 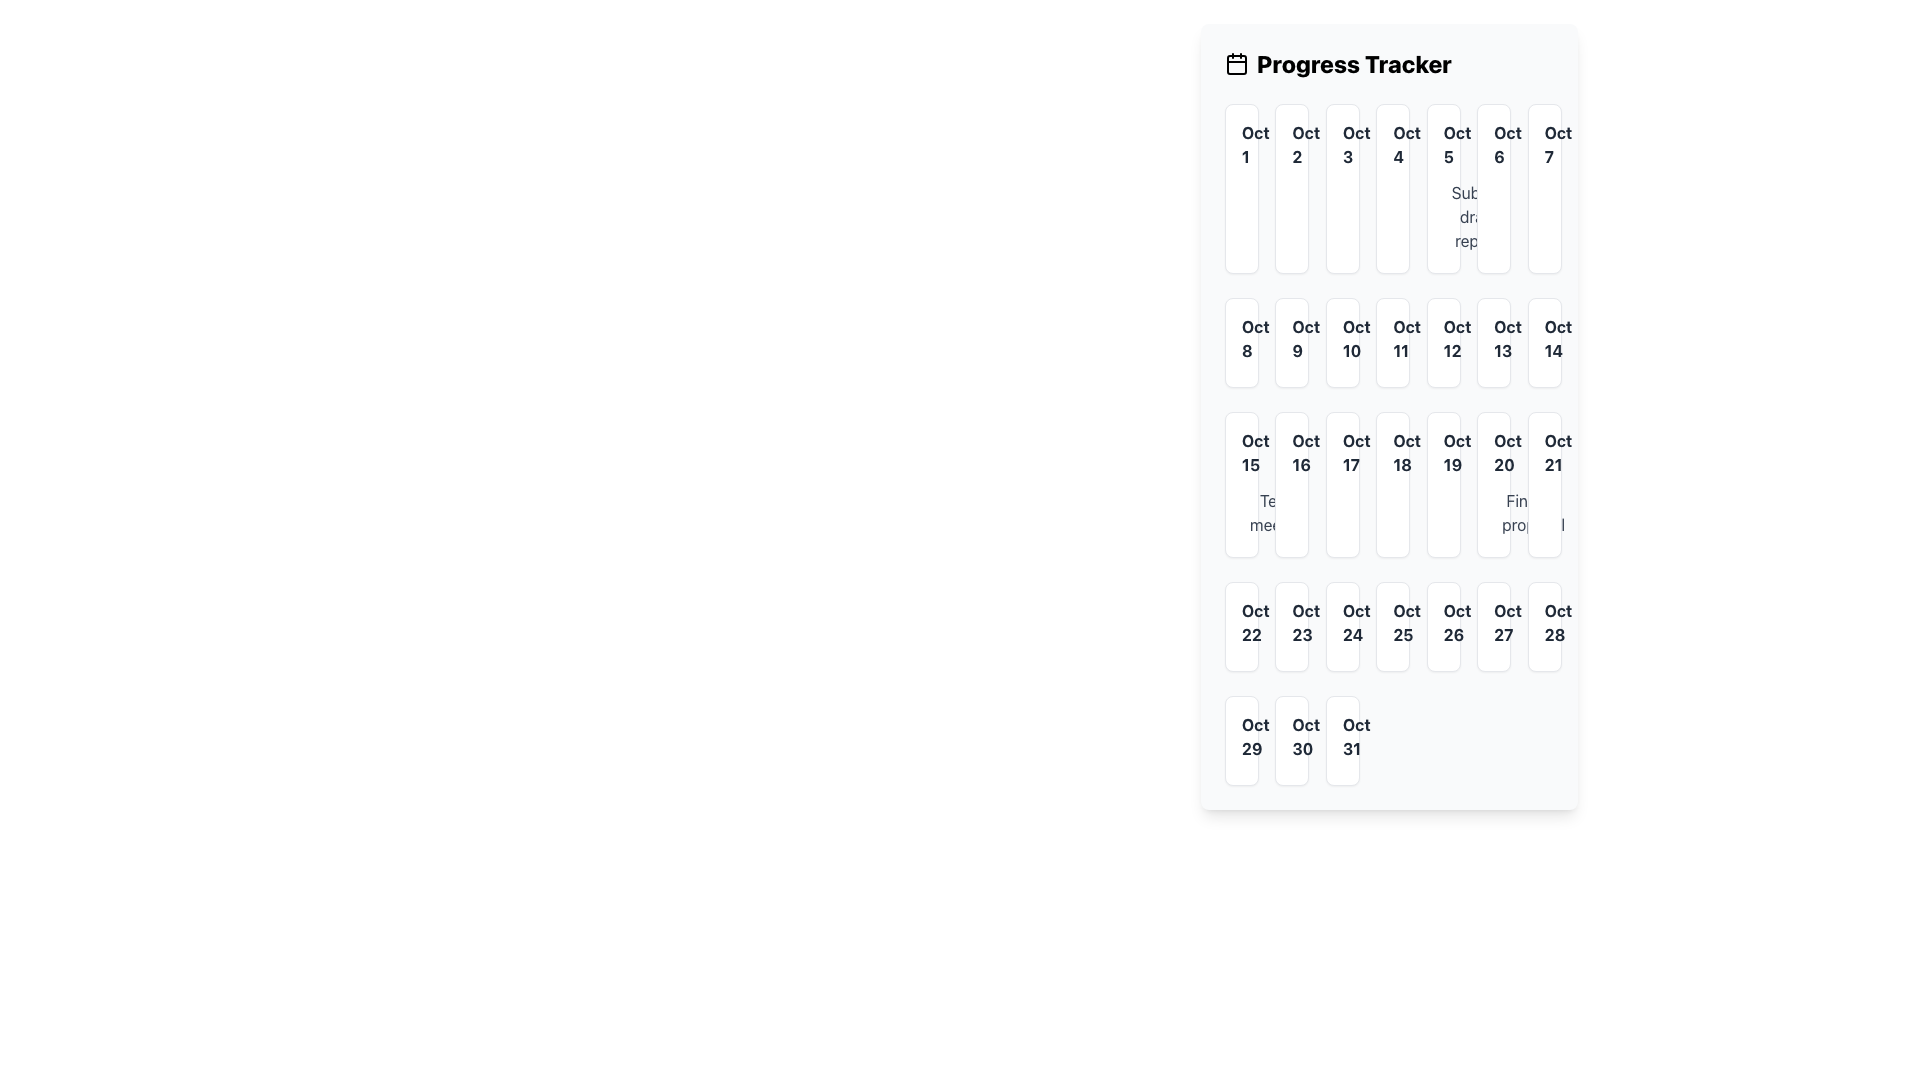 What do you see at coordinates (1443, 342) in the screenshot?
I see `the Date Card representing 'October 12th' in the calendar view` at bounding box center [1443, 342].